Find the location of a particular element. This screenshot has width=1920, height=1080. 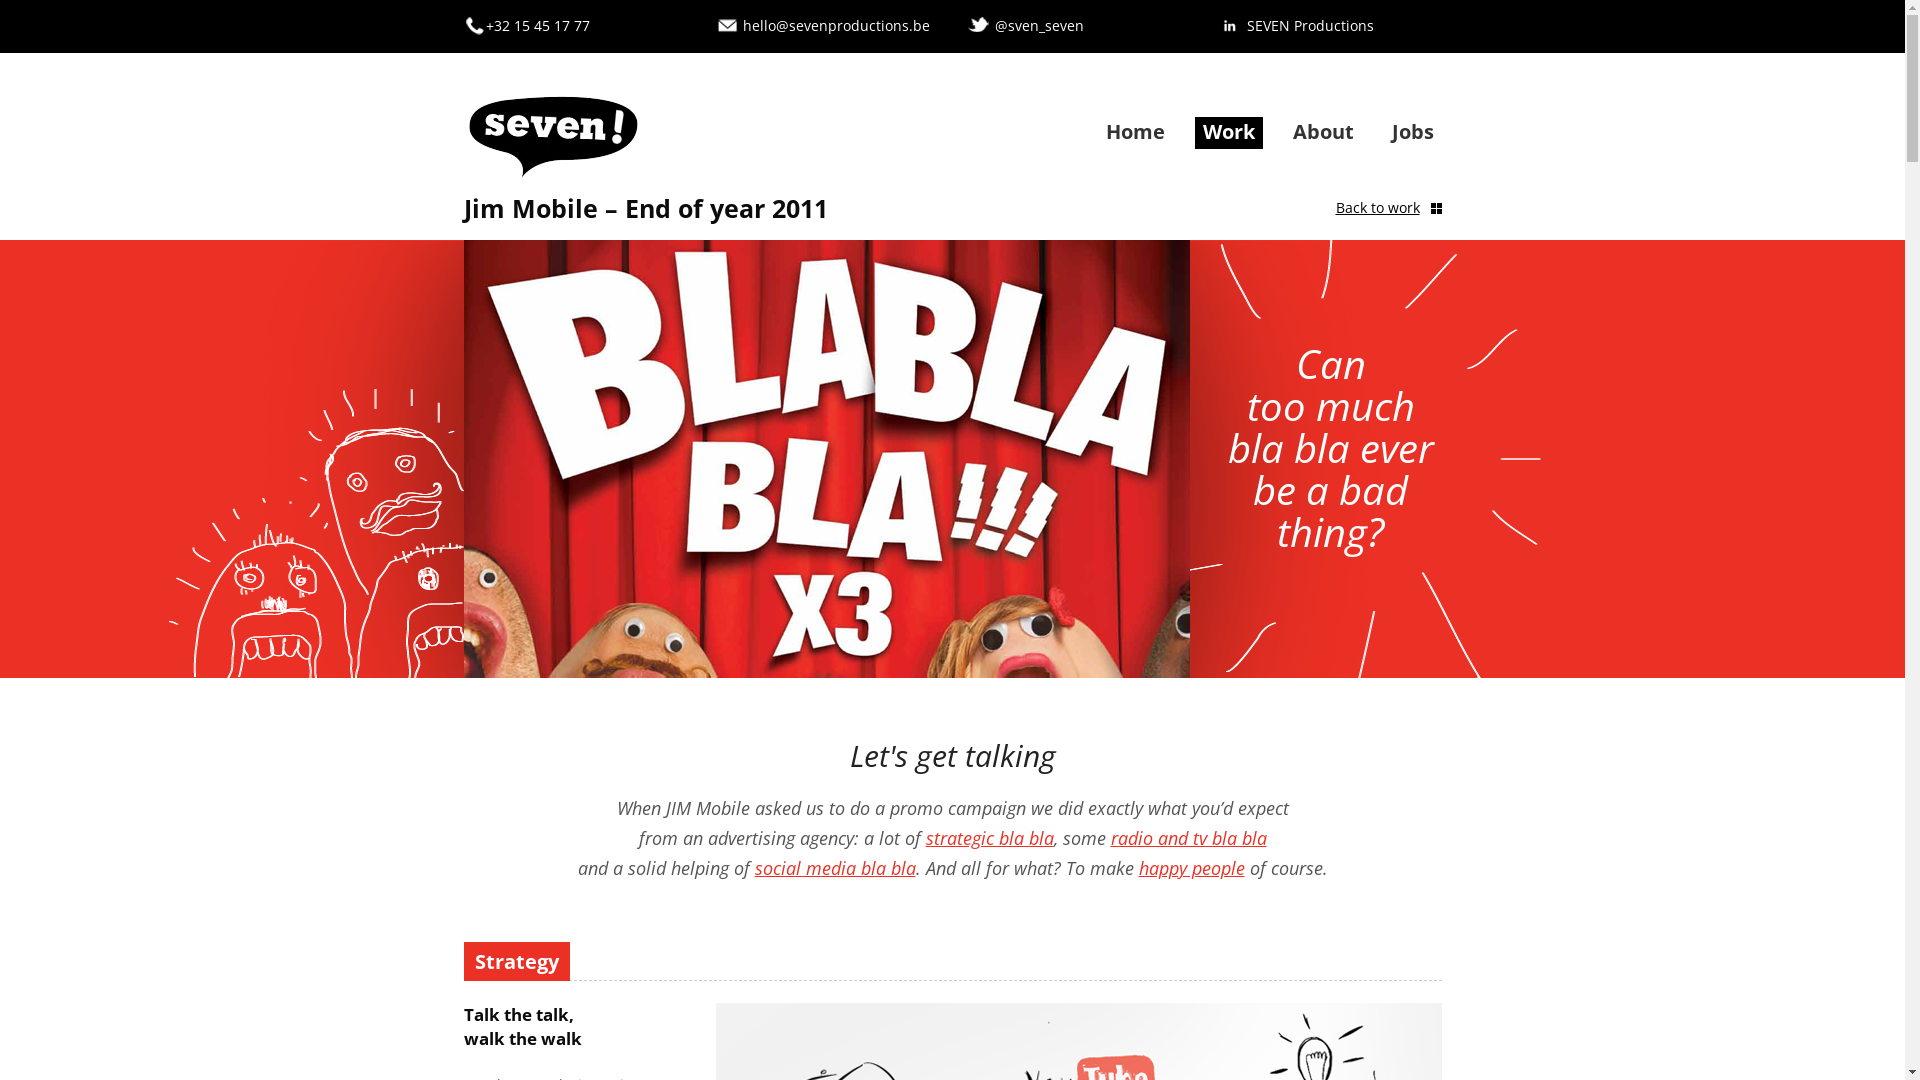

'About' is located at coordinates (1291, 131).